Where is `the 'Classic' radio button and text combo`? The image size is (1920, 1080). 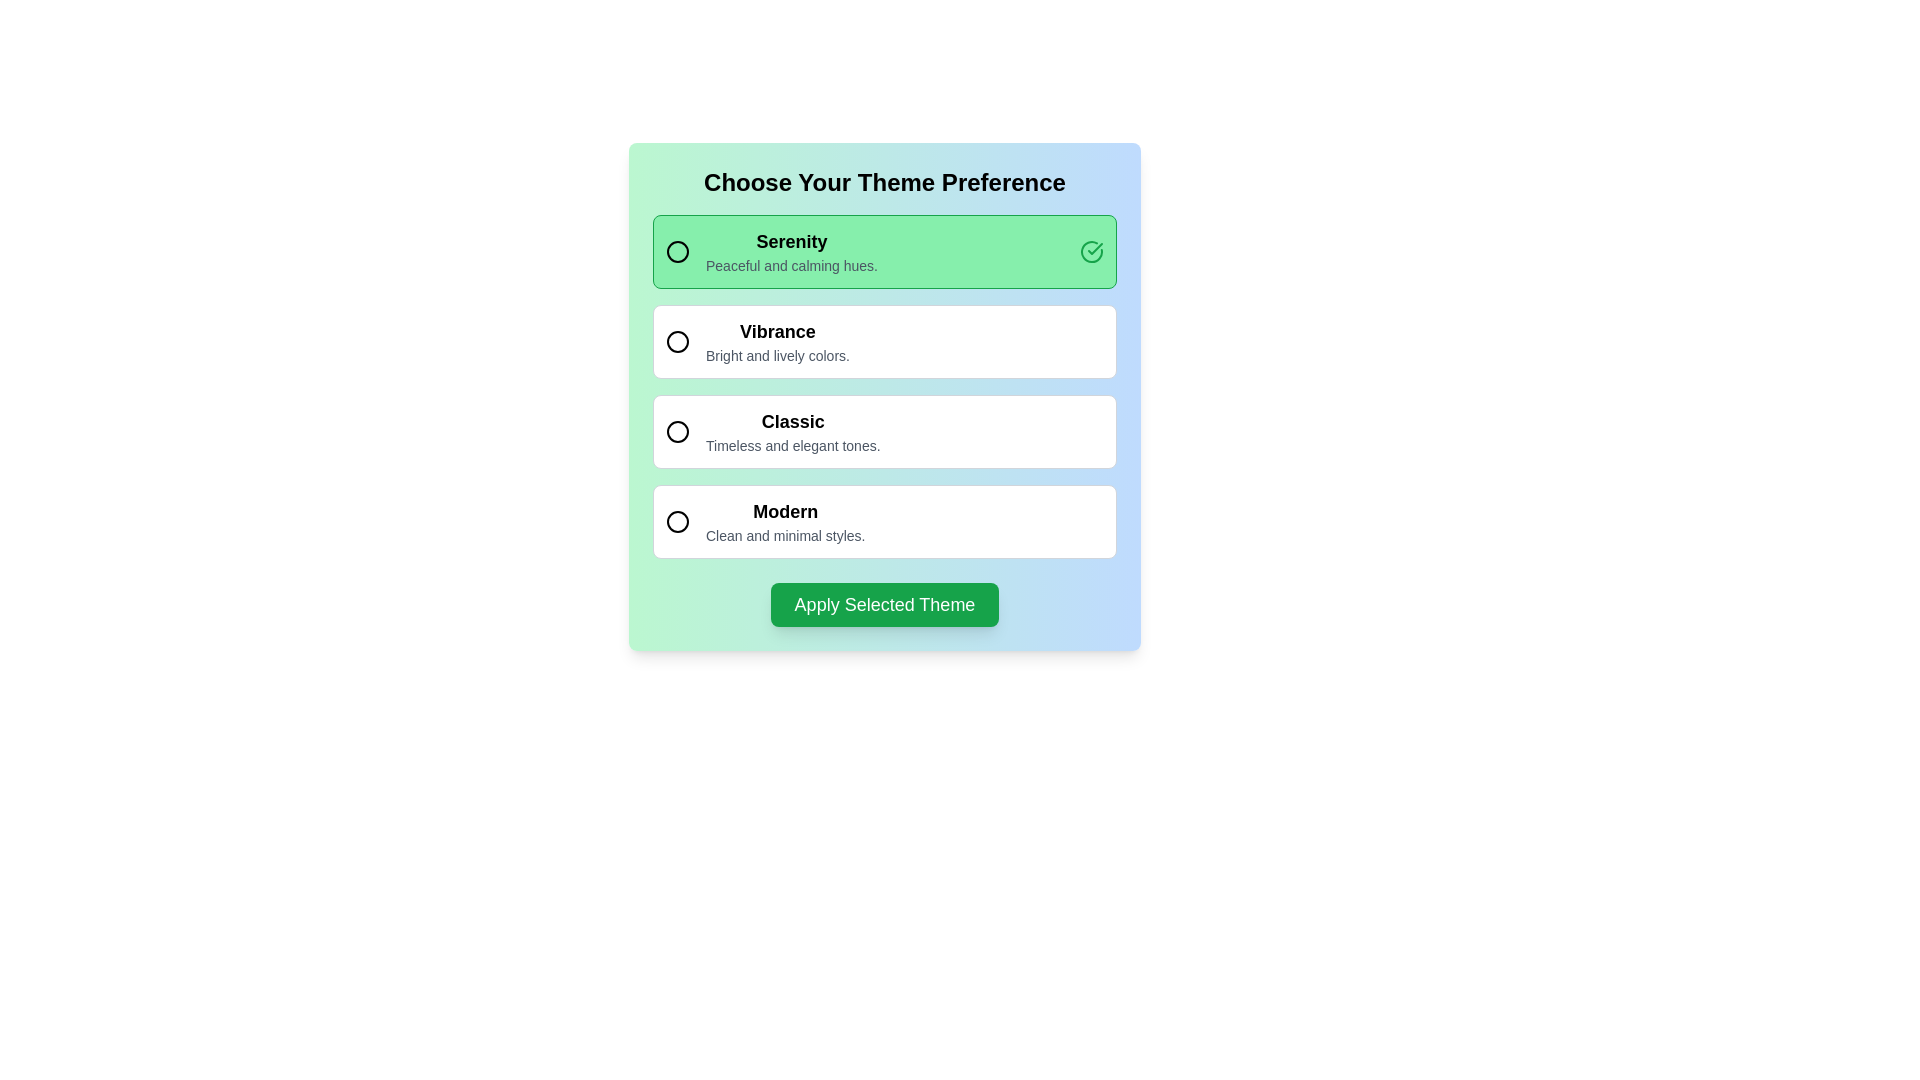
the 'Classic' radio button and text combo is located at coordinates (772, 431).